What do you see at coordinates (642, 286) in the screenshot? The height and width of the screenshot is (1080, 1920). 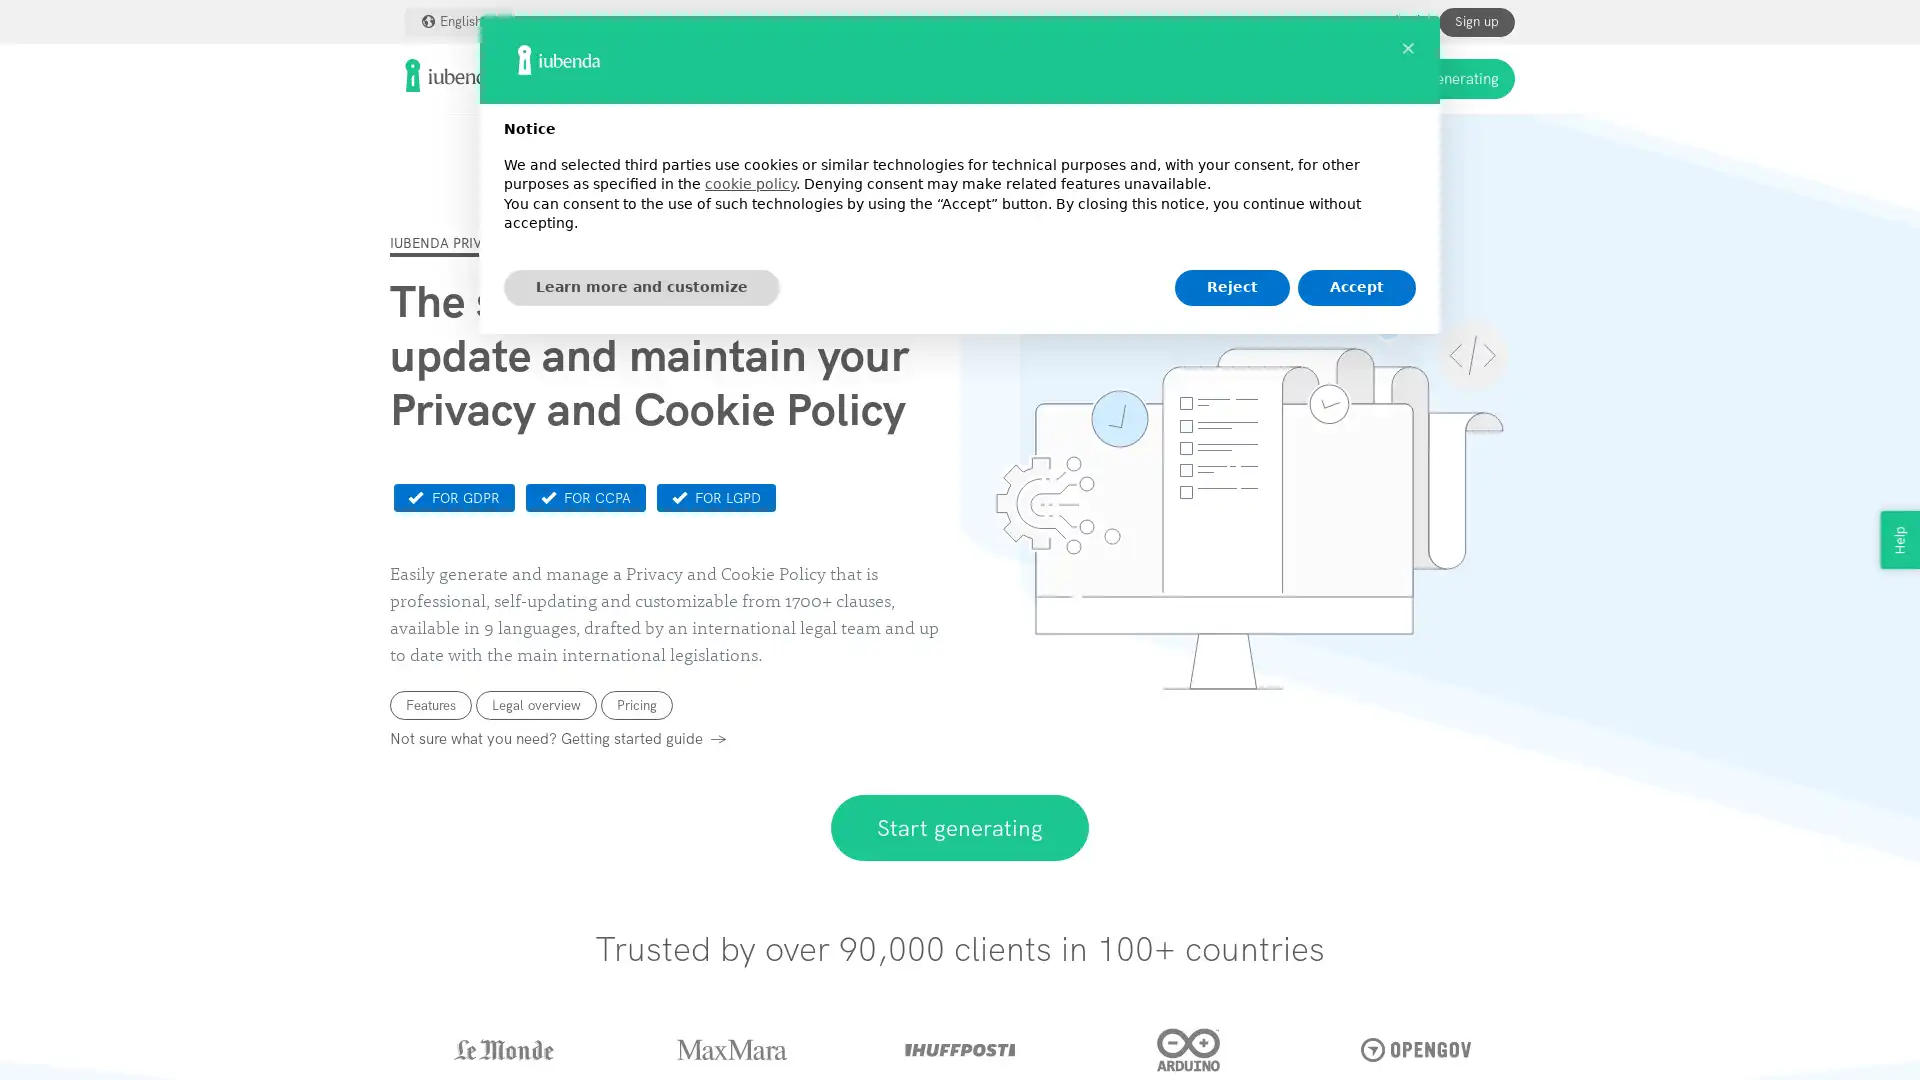 I see `Learn more and customize` at bounding box center [642, 286].